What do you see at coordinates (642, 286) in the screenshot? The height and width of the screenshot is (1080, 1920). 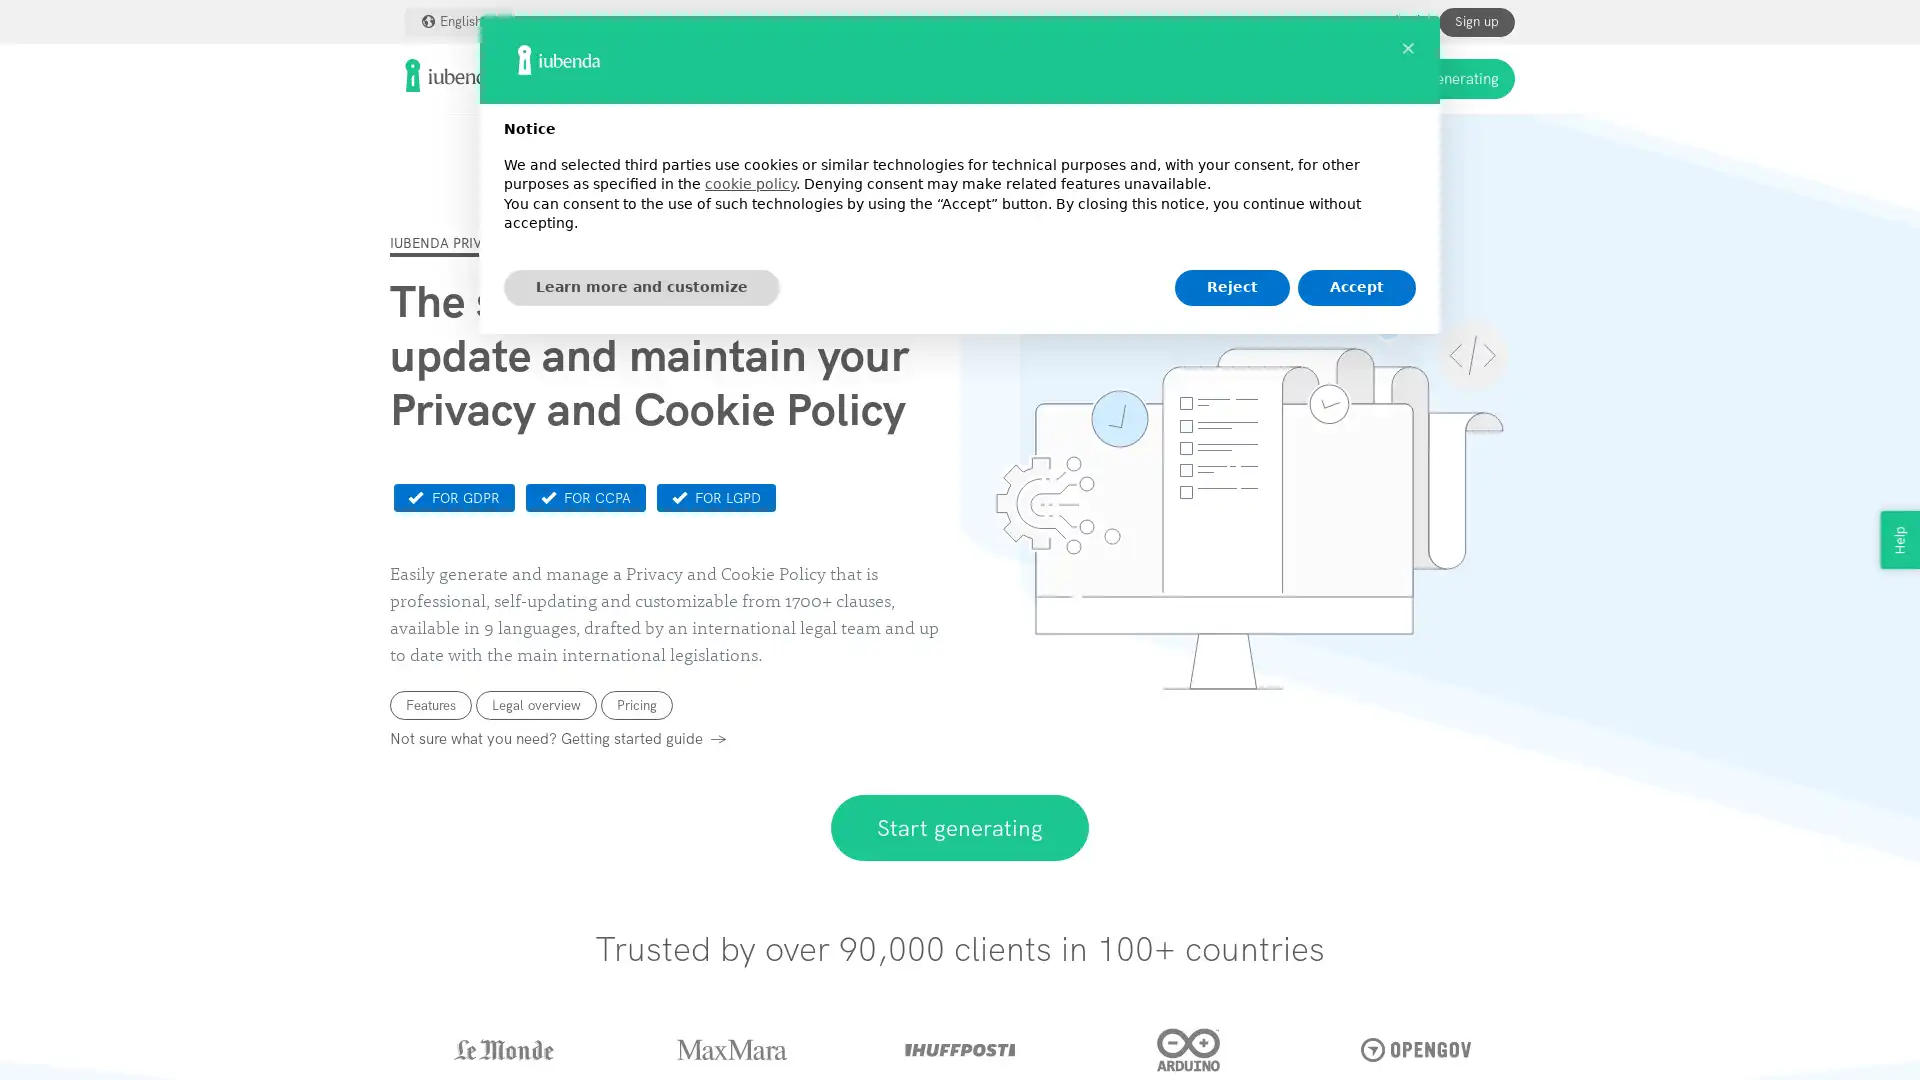 I see `Learn more and customize` at bounding box center [642, 286].